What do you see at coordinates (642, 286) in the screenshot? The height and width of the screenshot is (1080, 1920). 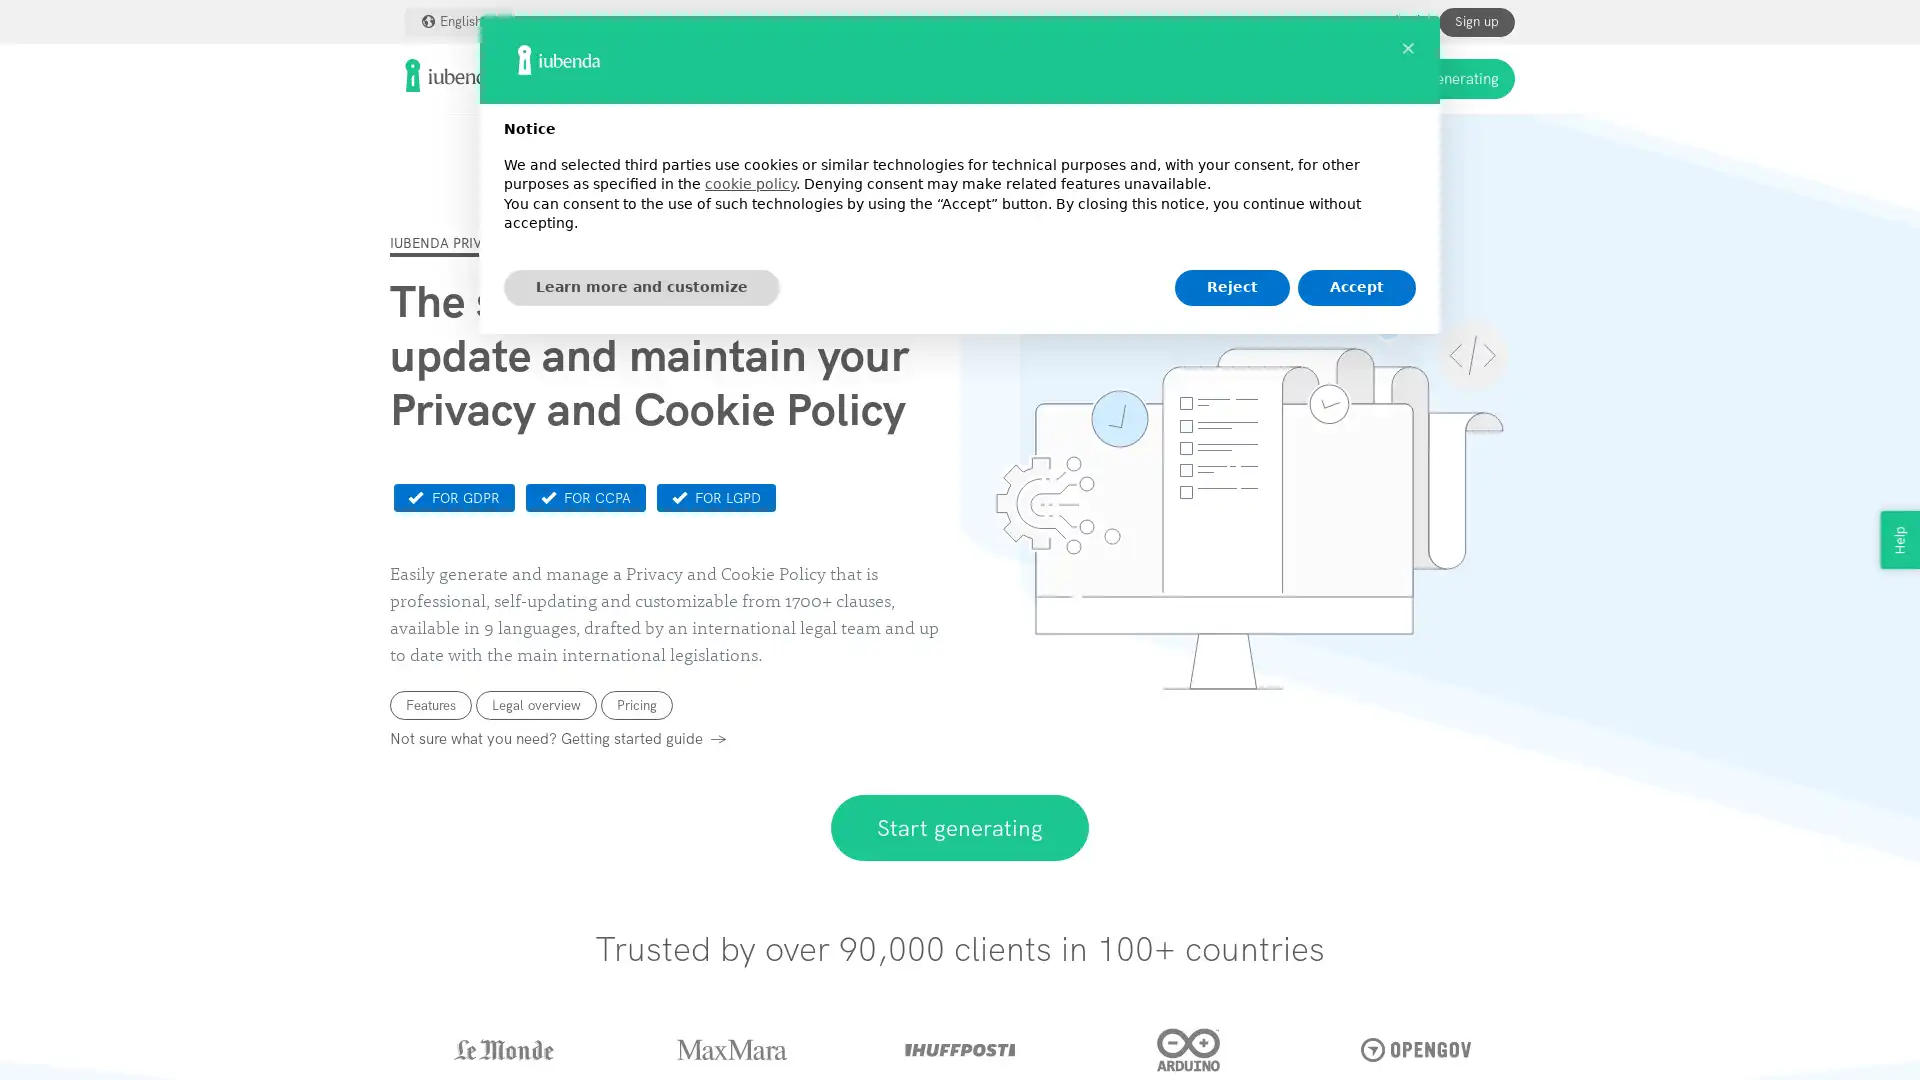 I see `Learn more and customize` at bounding box center [642, 286].